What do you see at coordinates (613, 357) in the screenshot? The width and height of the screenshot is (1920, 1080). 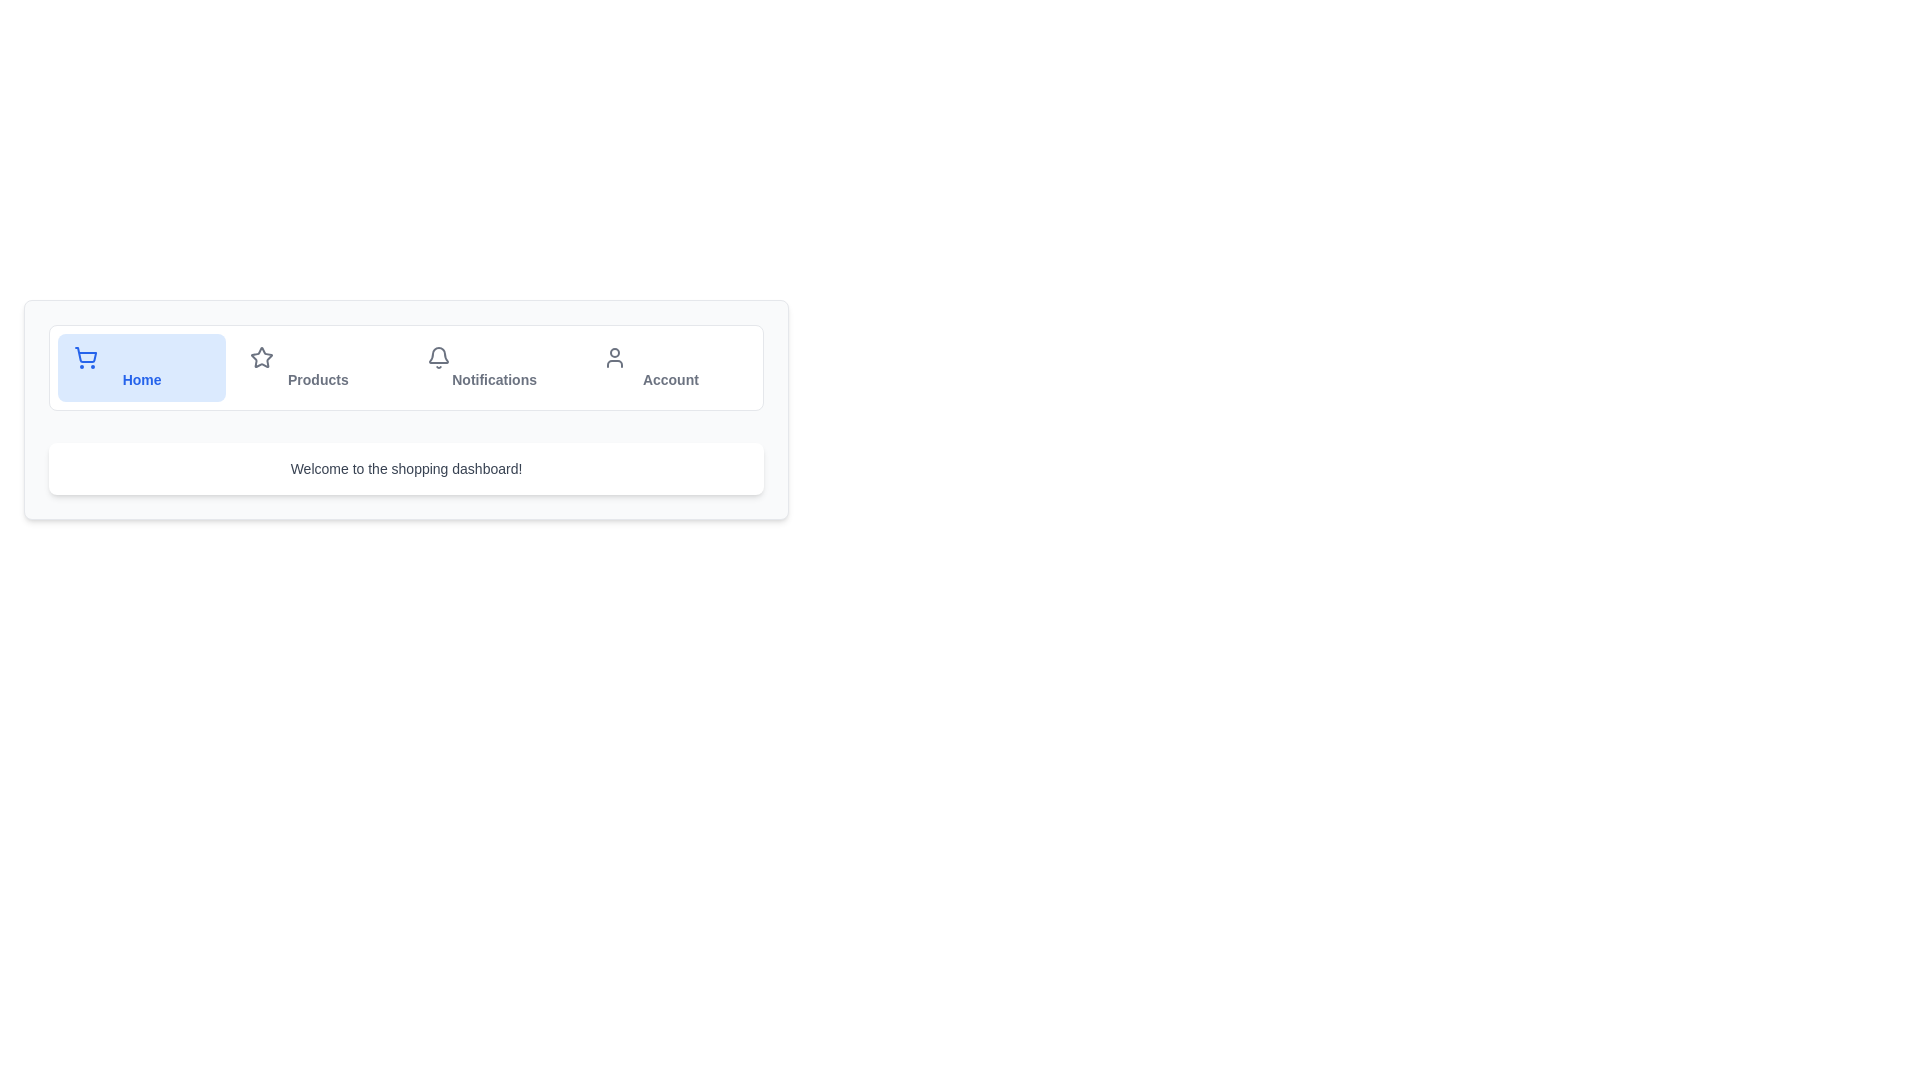 I see `the user icon in the navigation menu, which is styled with a gray stroke and located to the left of the text 'Account'` at bounding box center [613, 357].